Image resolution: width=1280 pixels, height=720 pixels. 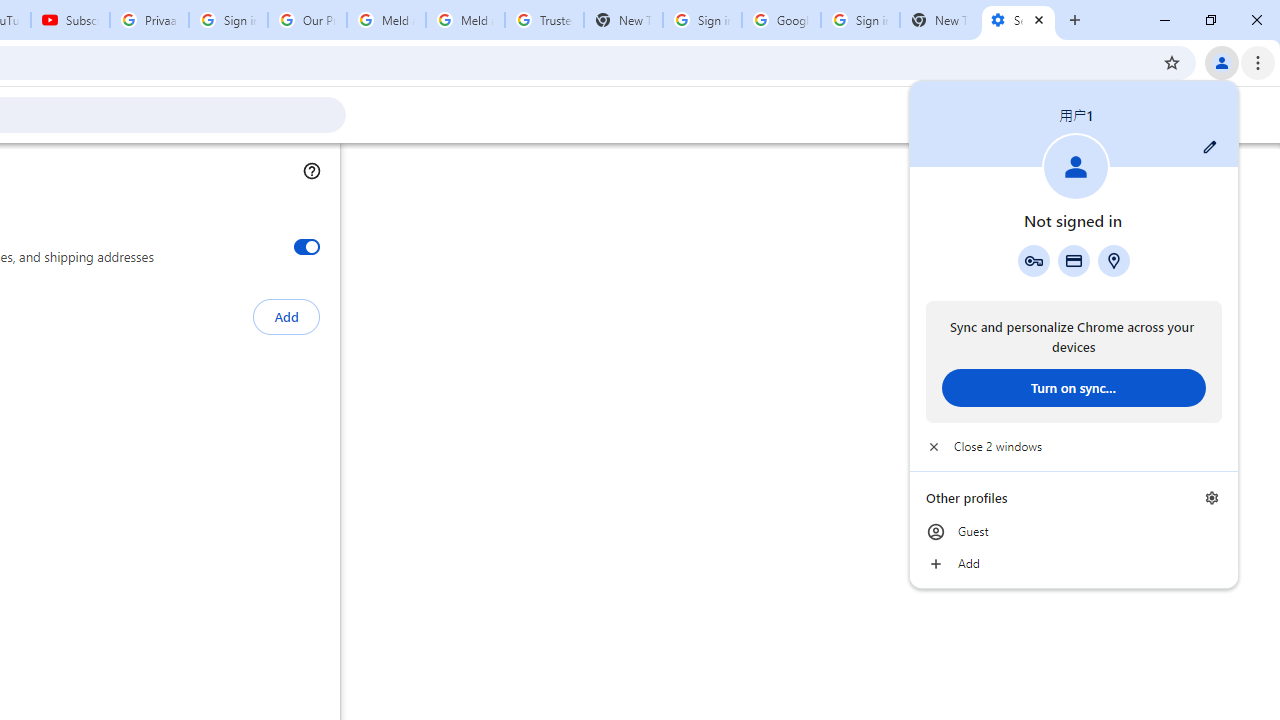 What do you see at coordinates (1211, 497) in the screenshot?
I see `'Manage profiles'` at bounding box center [1211, 497].